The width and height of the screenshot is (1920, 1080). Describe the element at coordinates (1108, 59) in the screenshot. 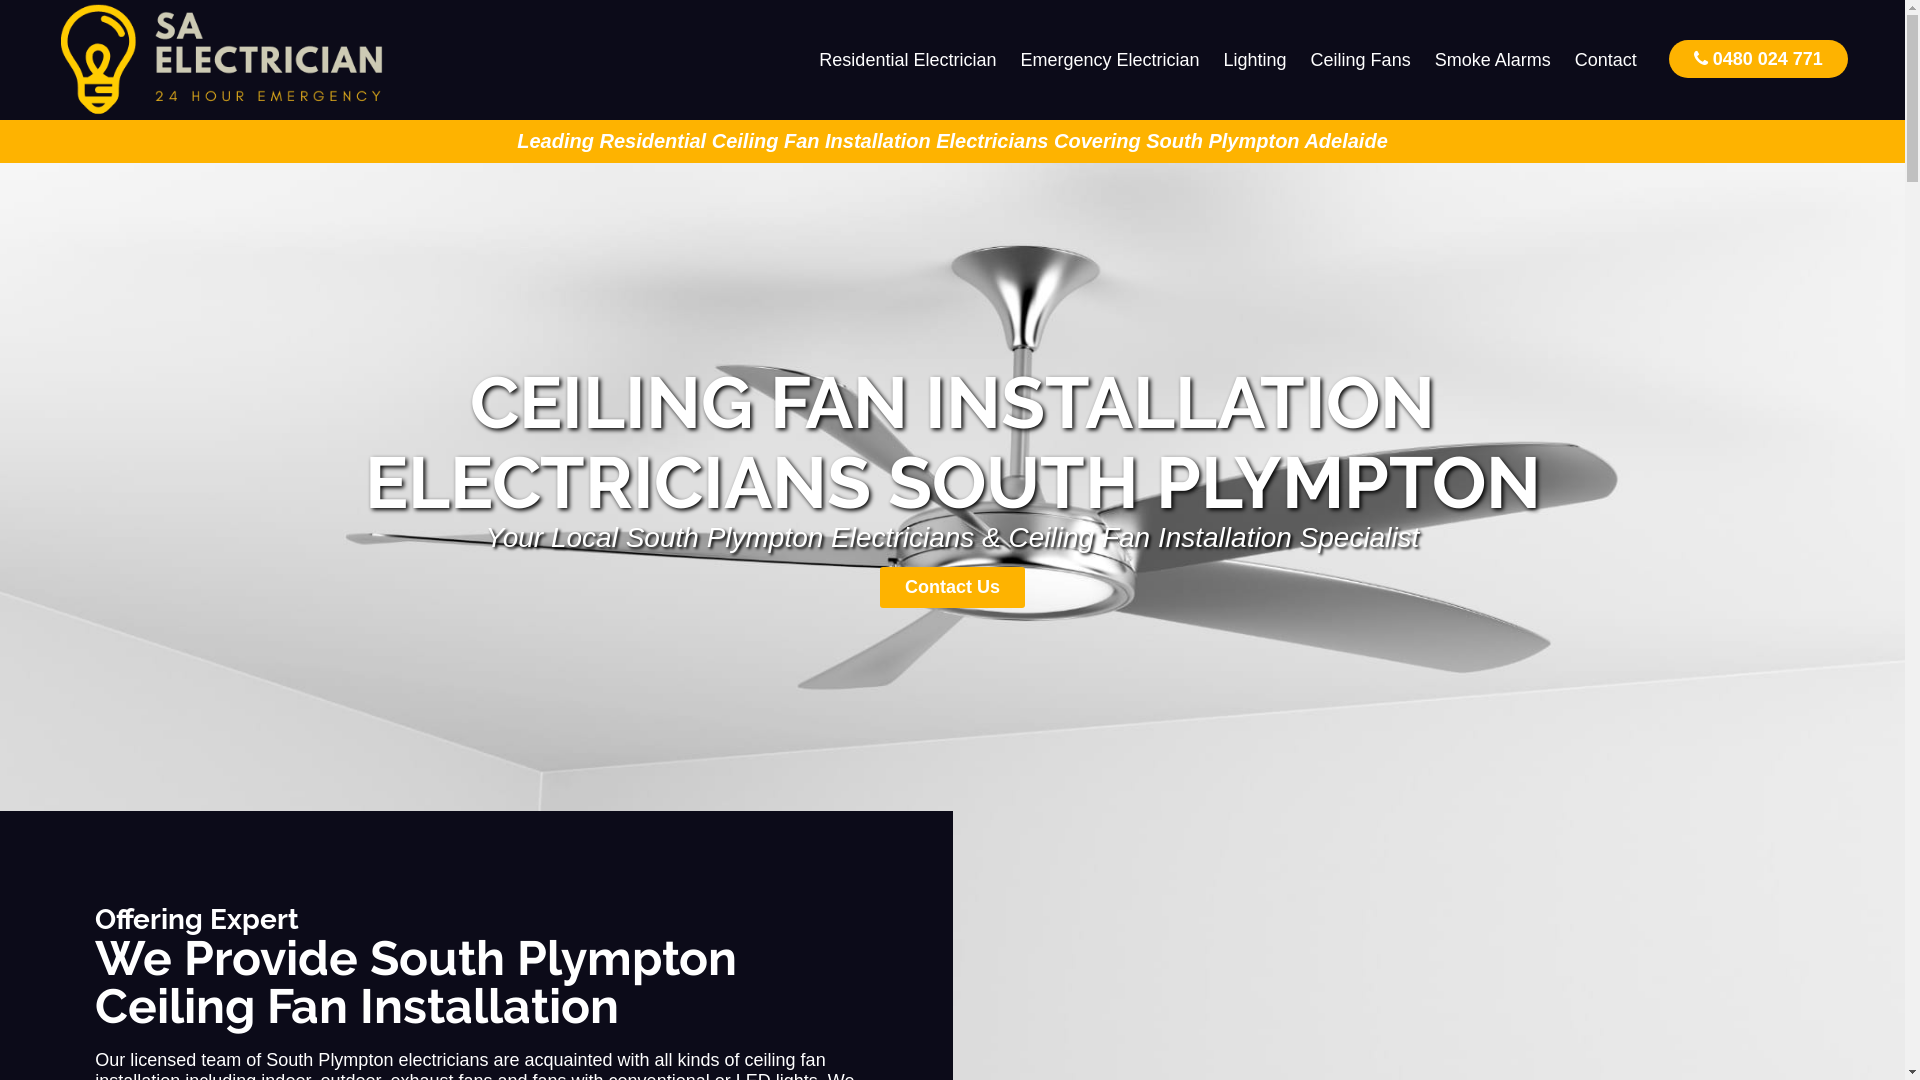

I see `'Emergency Electrician'` at that location.